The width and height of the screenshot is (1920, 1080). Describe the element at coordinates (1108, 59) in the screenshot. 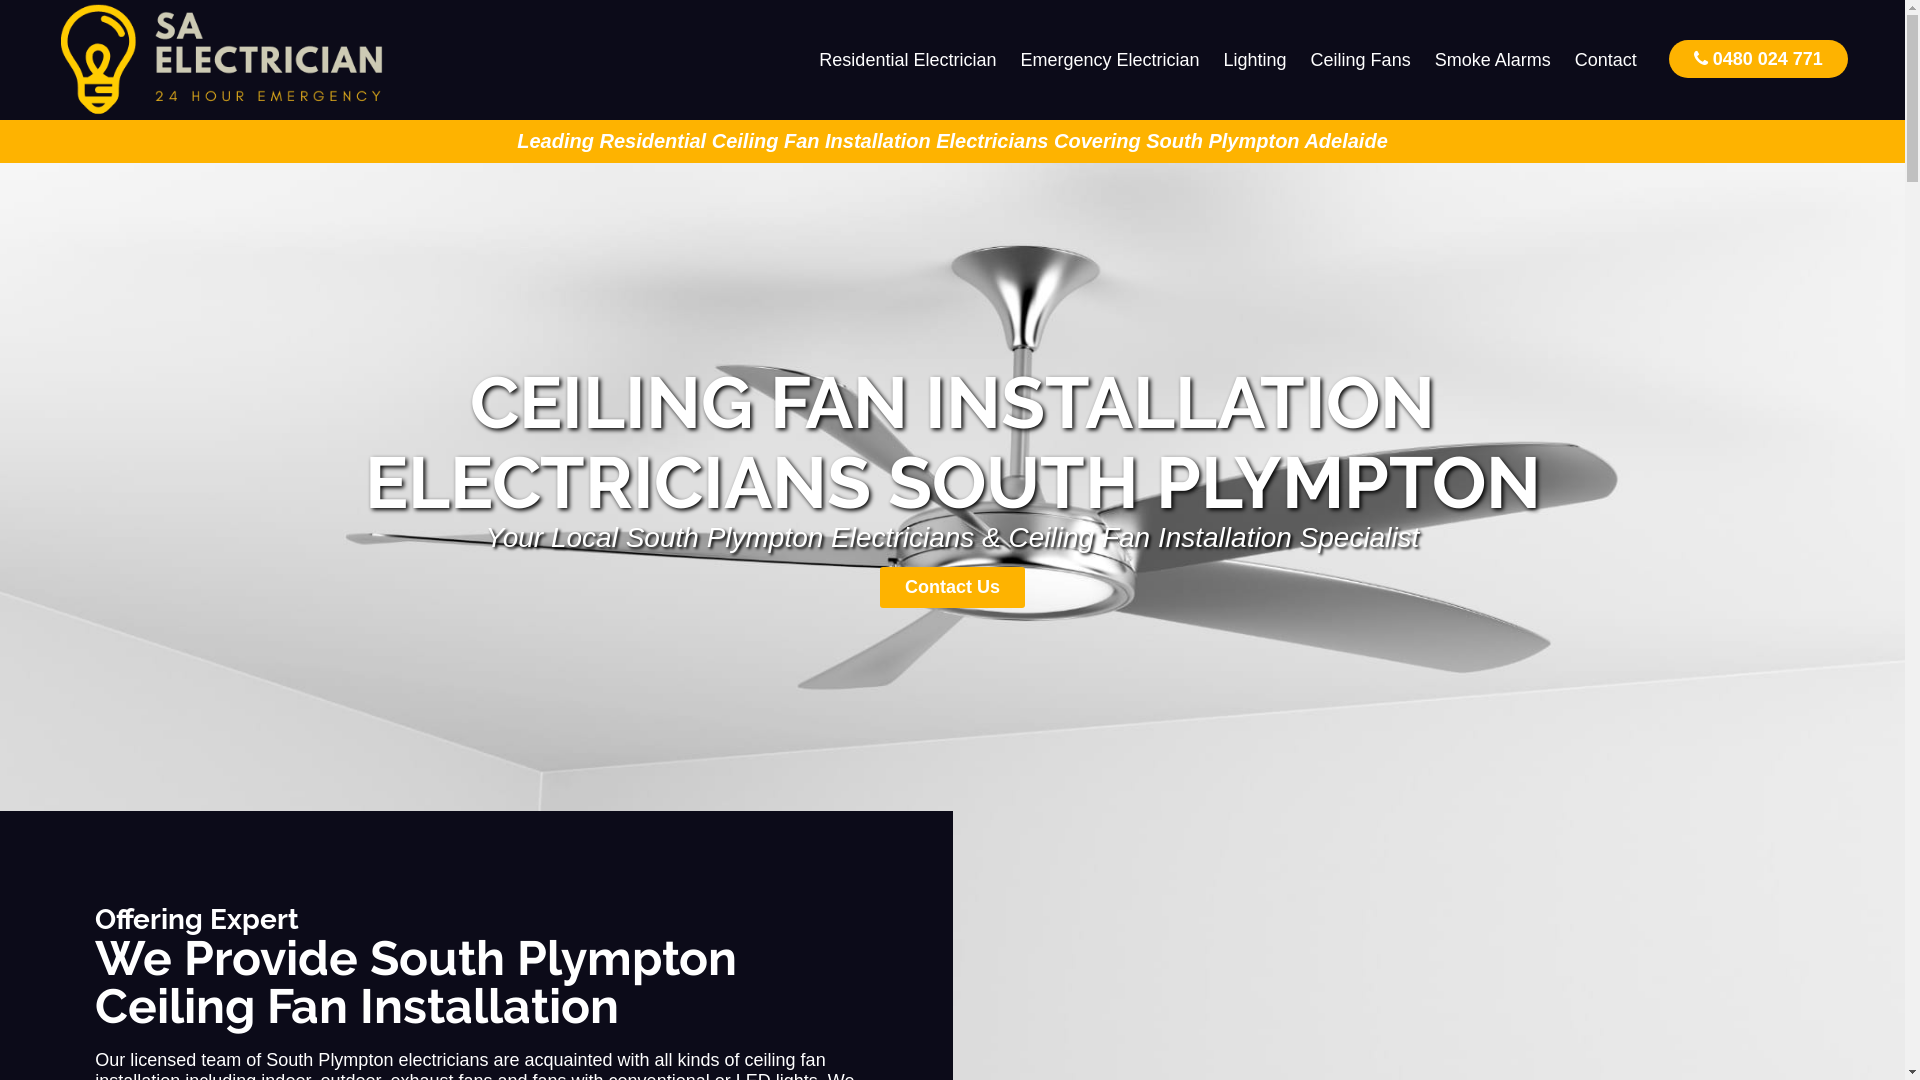

I see `'Emergency Electrician'` at that location.